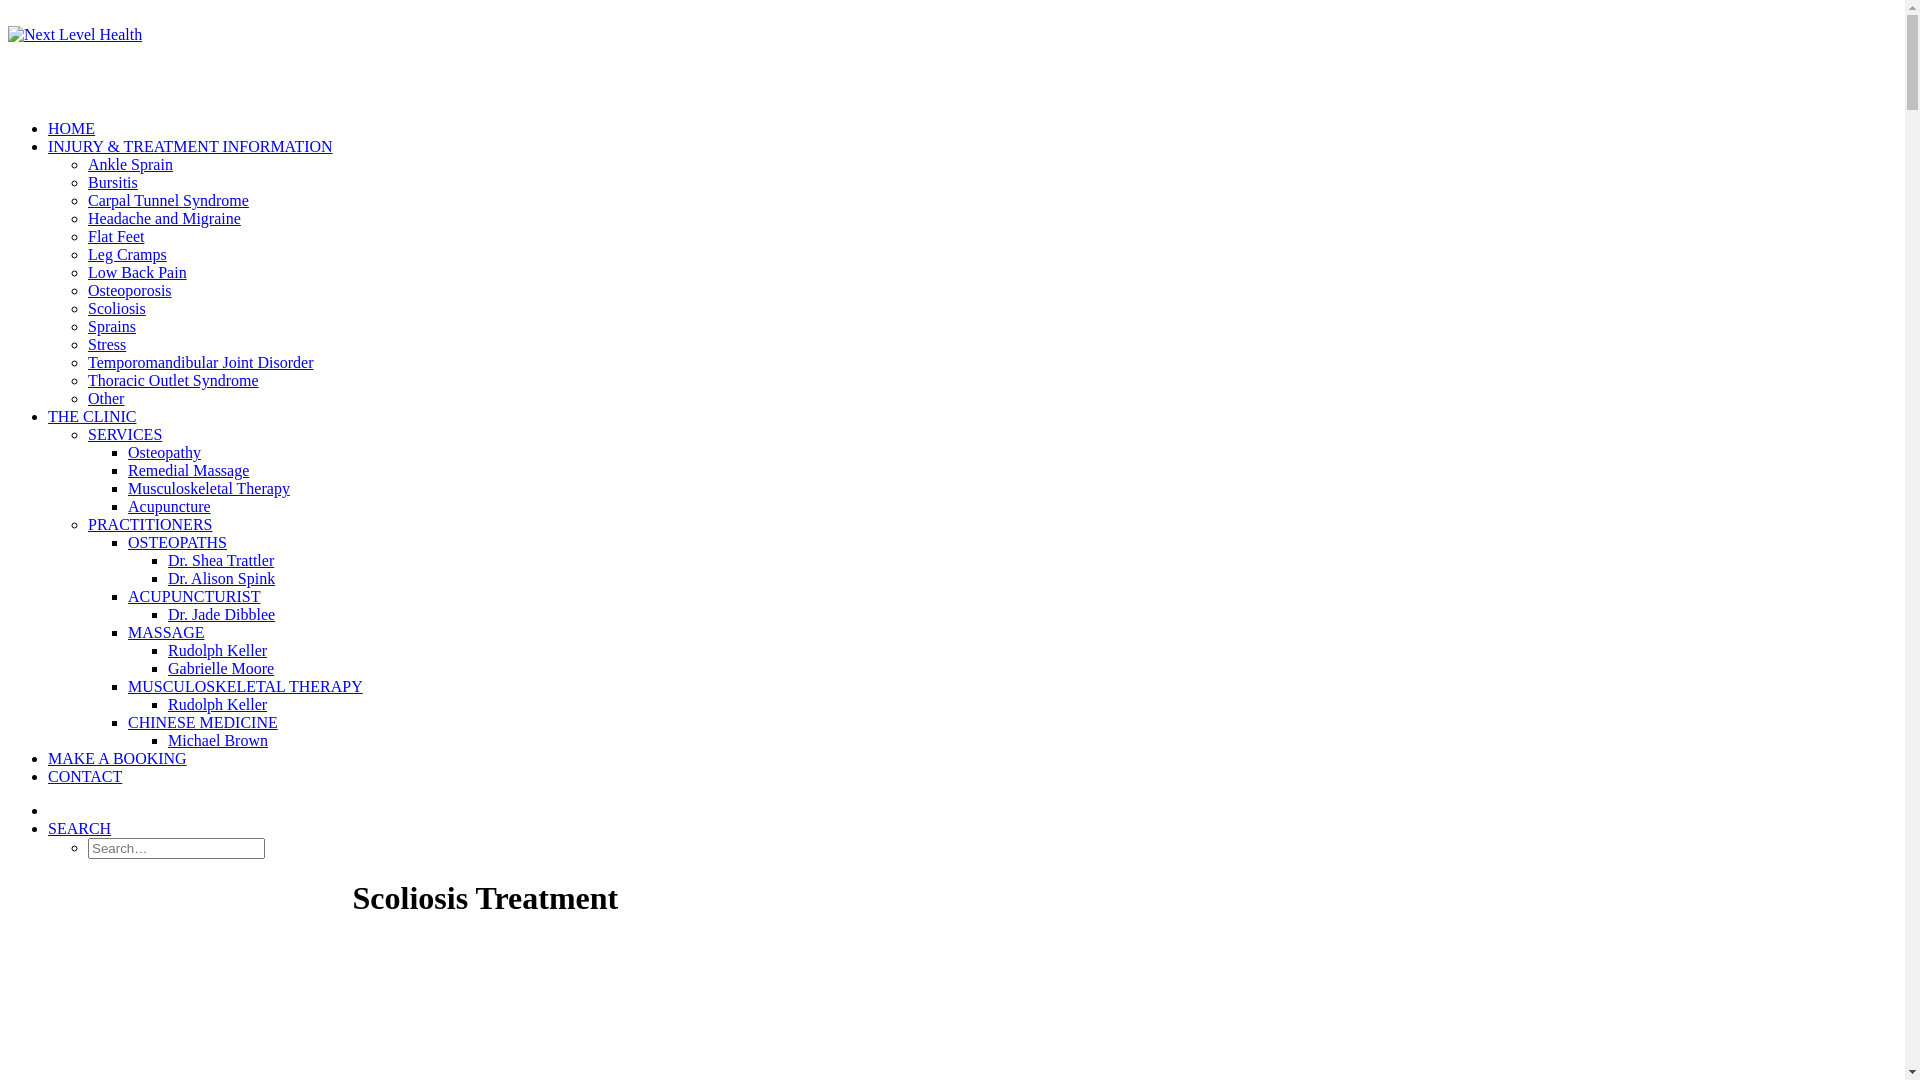 The width and height of the screenshot is (1920, 1080). I want to click on 'Scoliosis', so click(86, 308).